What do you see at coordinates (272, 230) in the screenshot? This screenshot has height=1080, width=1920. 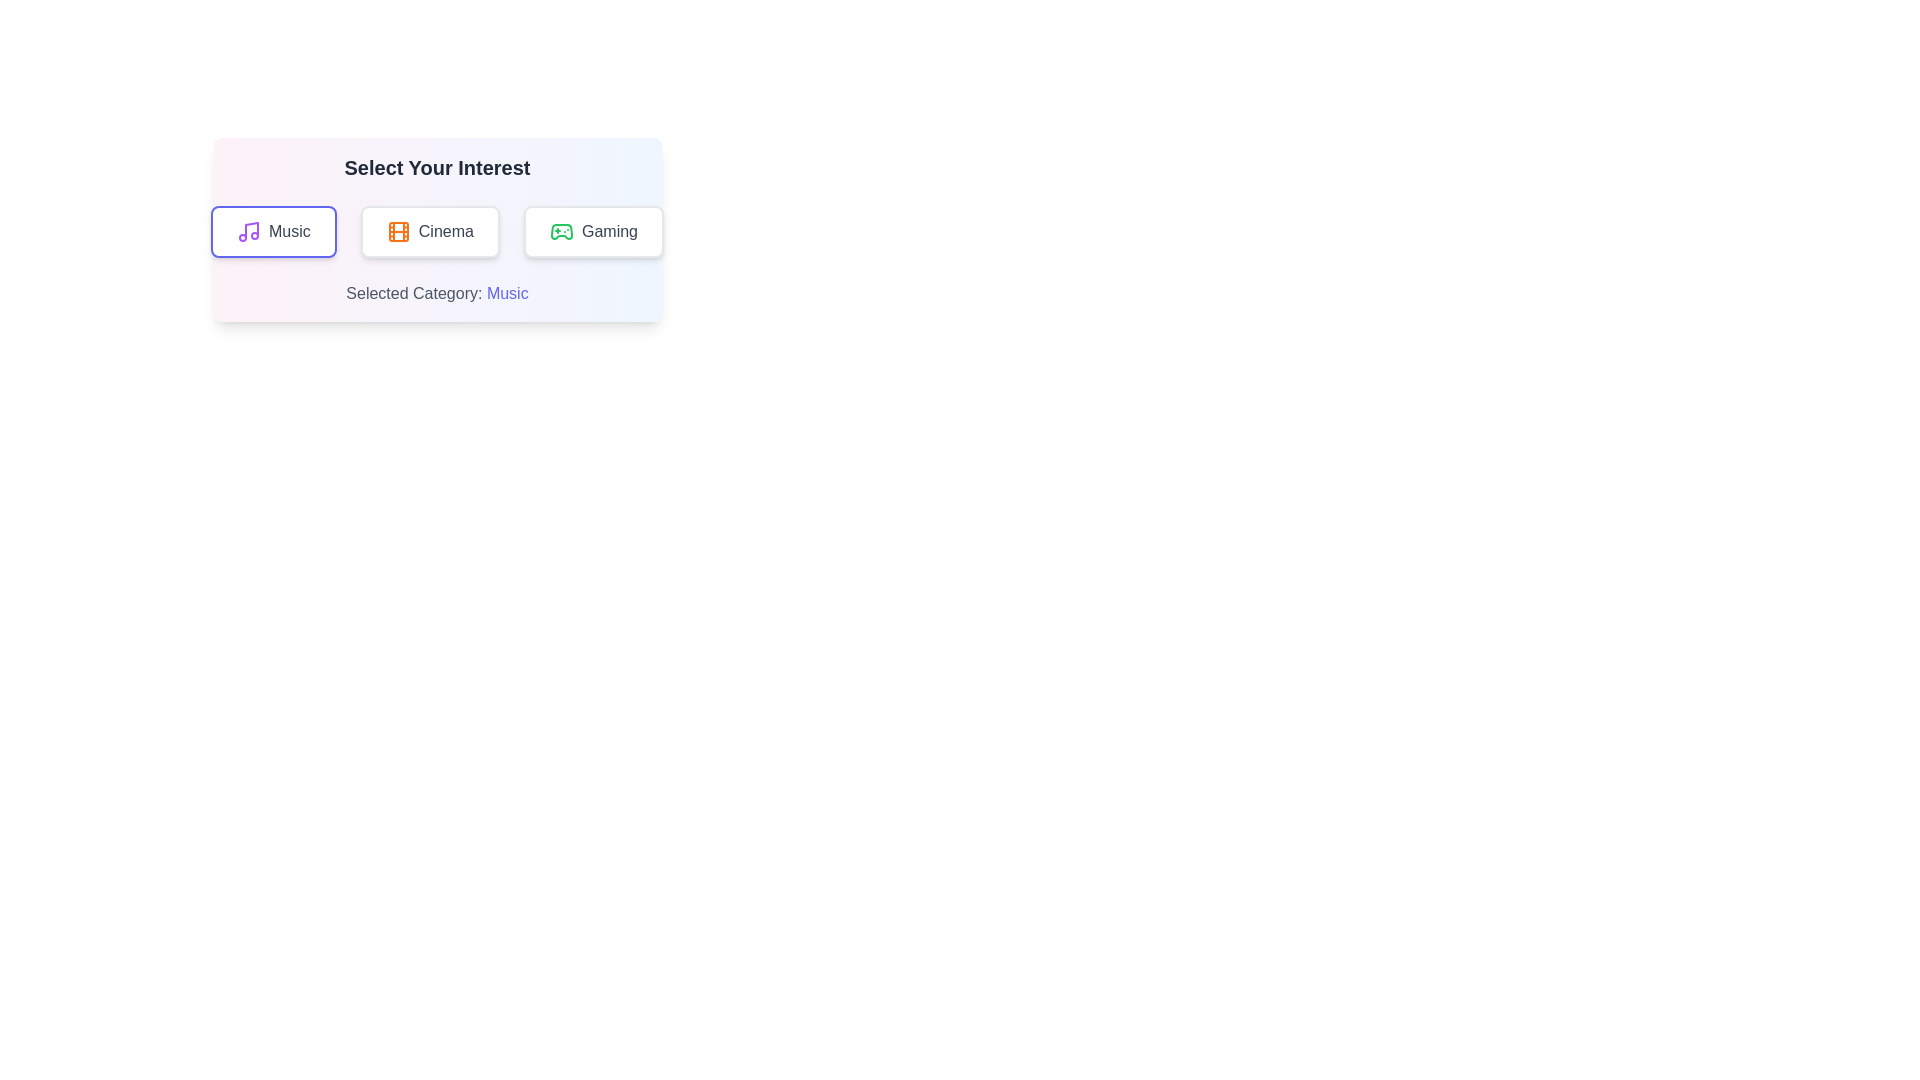 I see `the button labeled Music to view its hover effect` at bounding box center [272, 230].